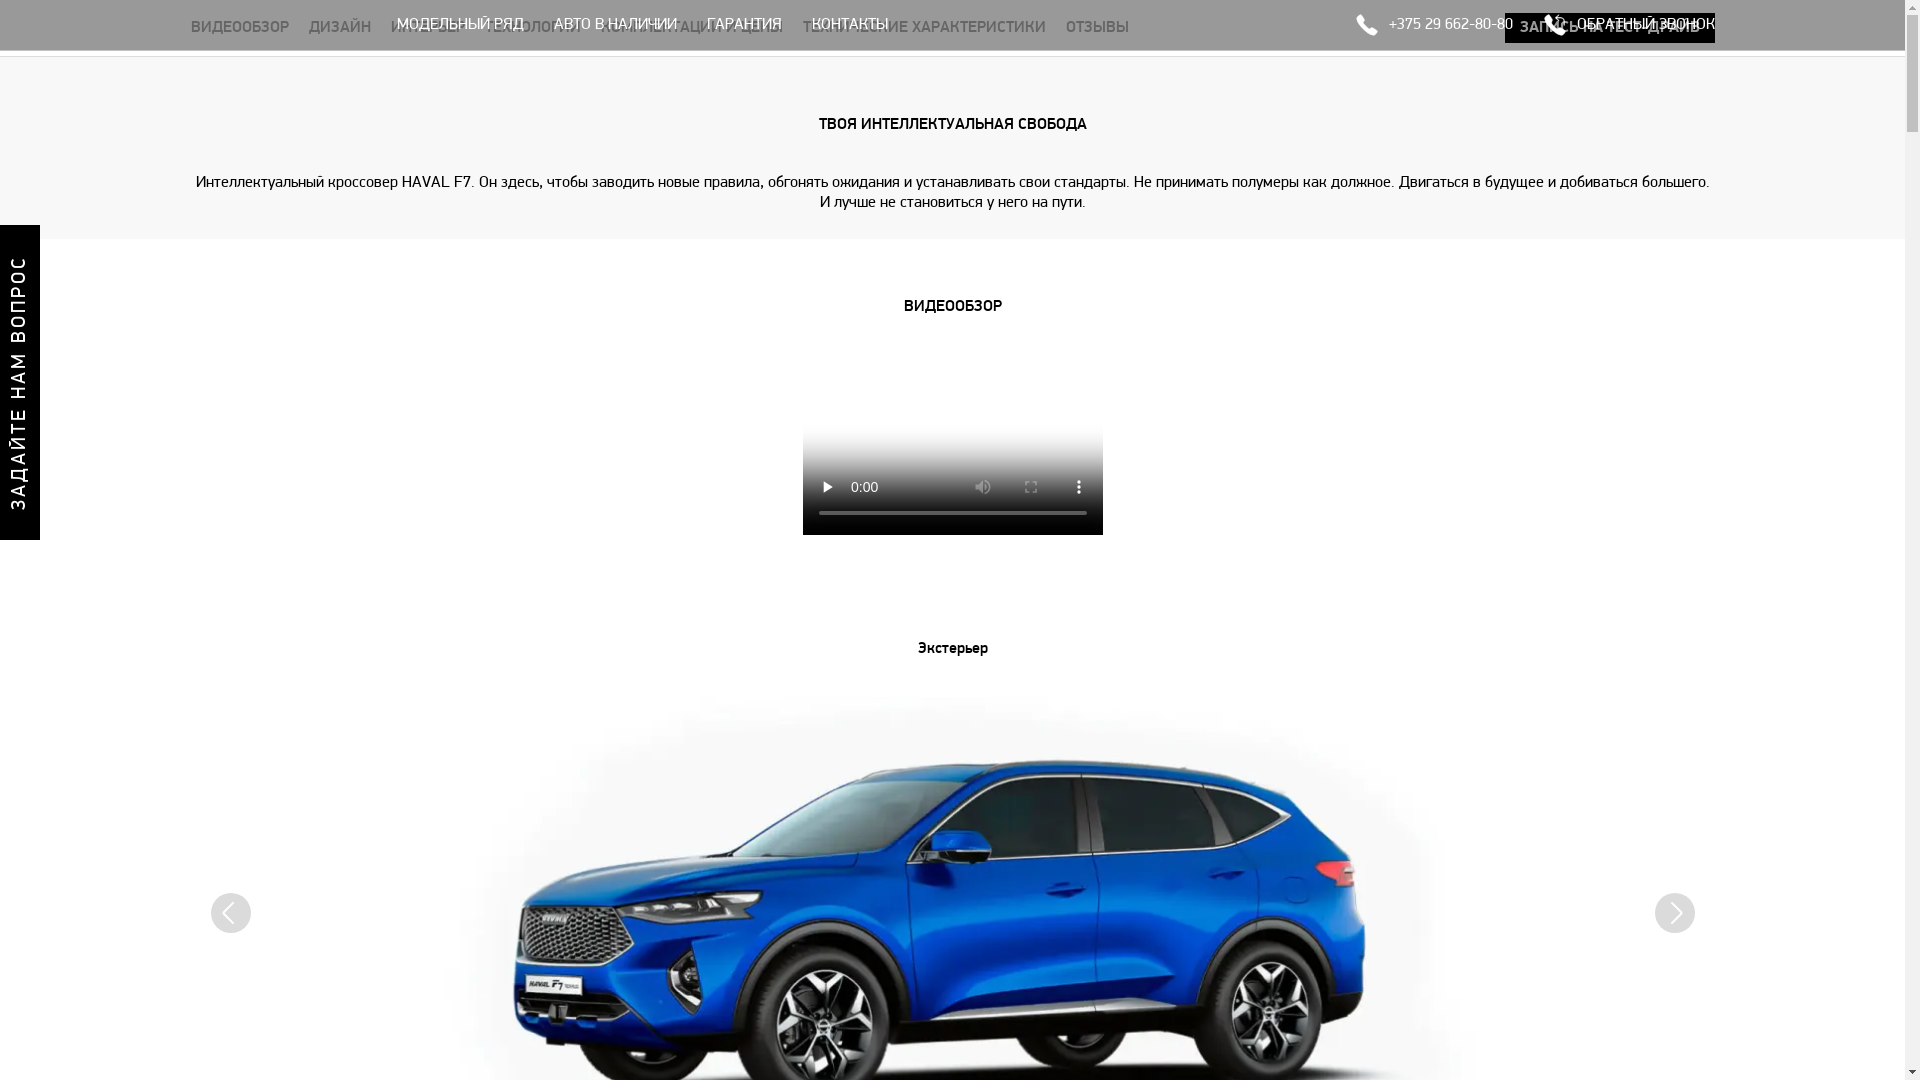 The image size is (1920, 1080). What do you see at coordinates (1432, 24) in the screenshot?
I see `'+375 29 662-80-80'` at bounding box center [1432, 24].